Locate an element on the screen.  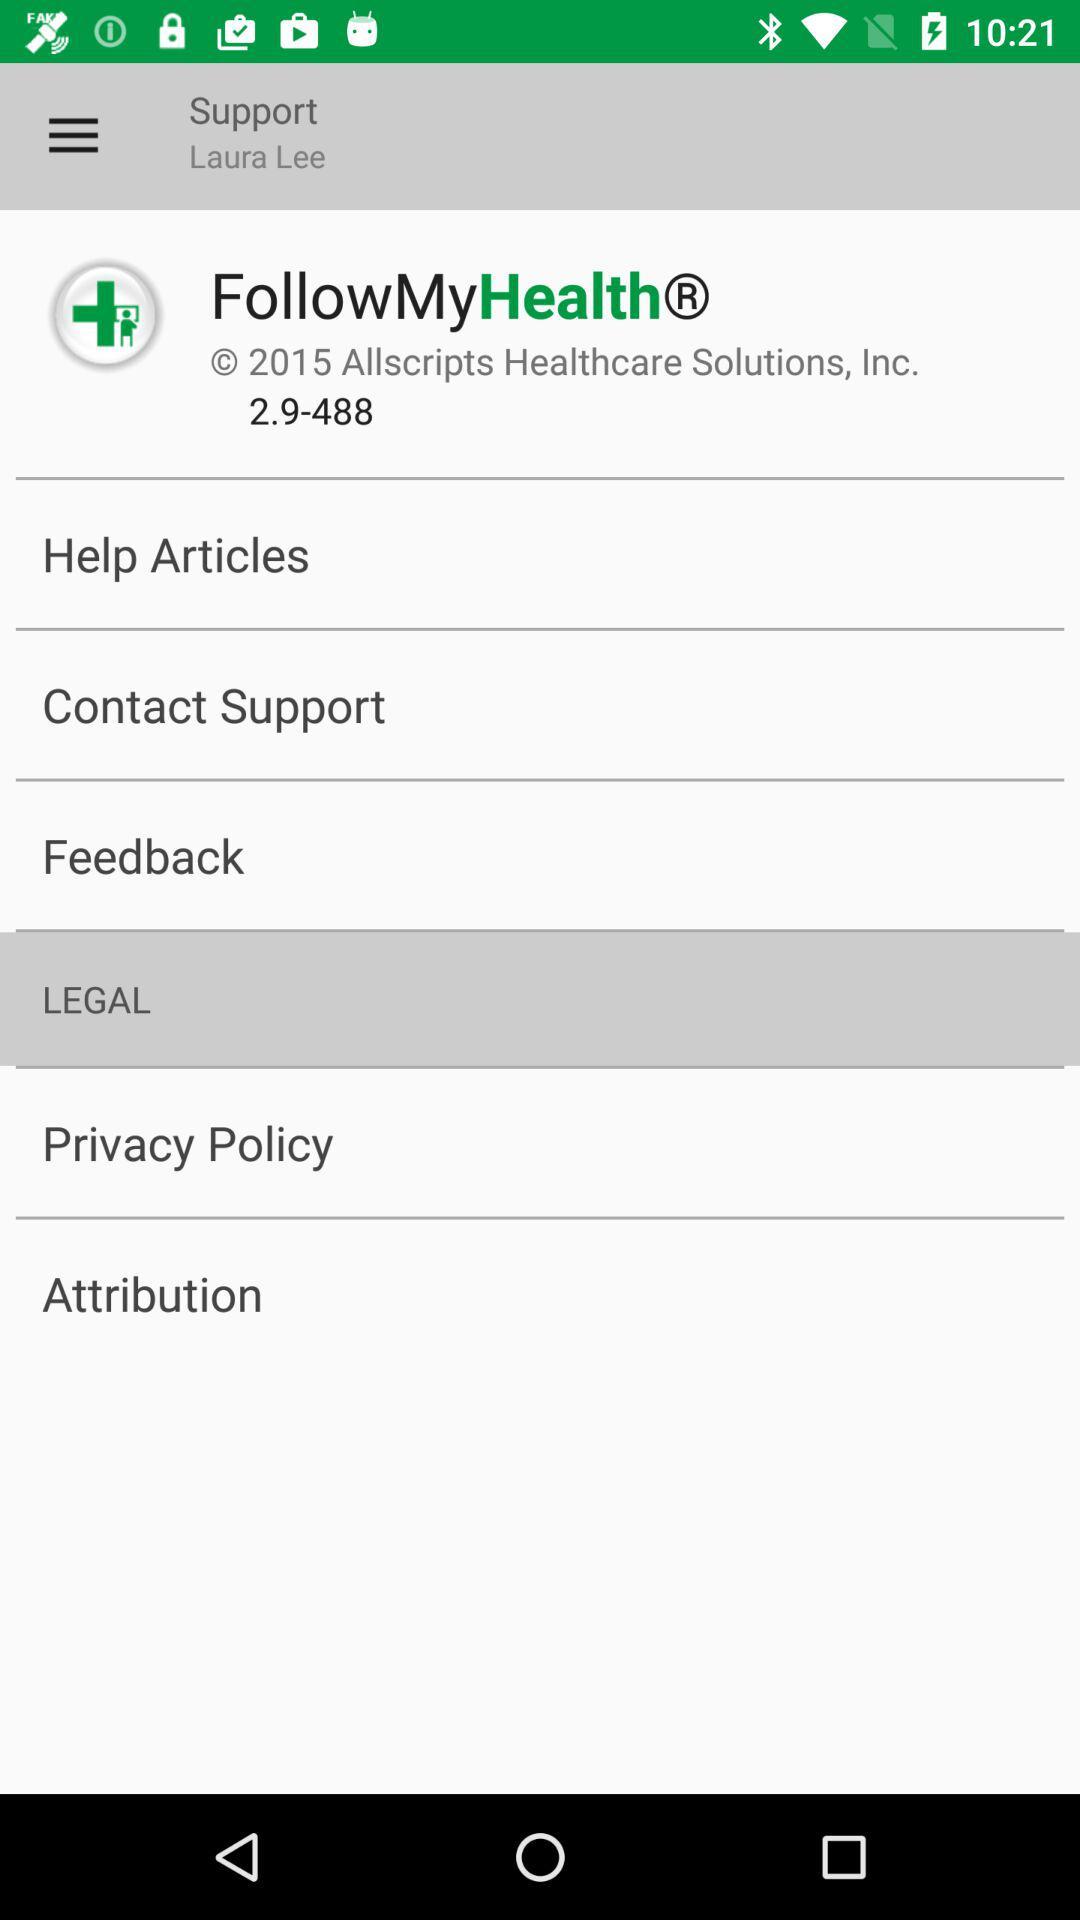
the item above privacy policy is located at coordinates (540, 998).